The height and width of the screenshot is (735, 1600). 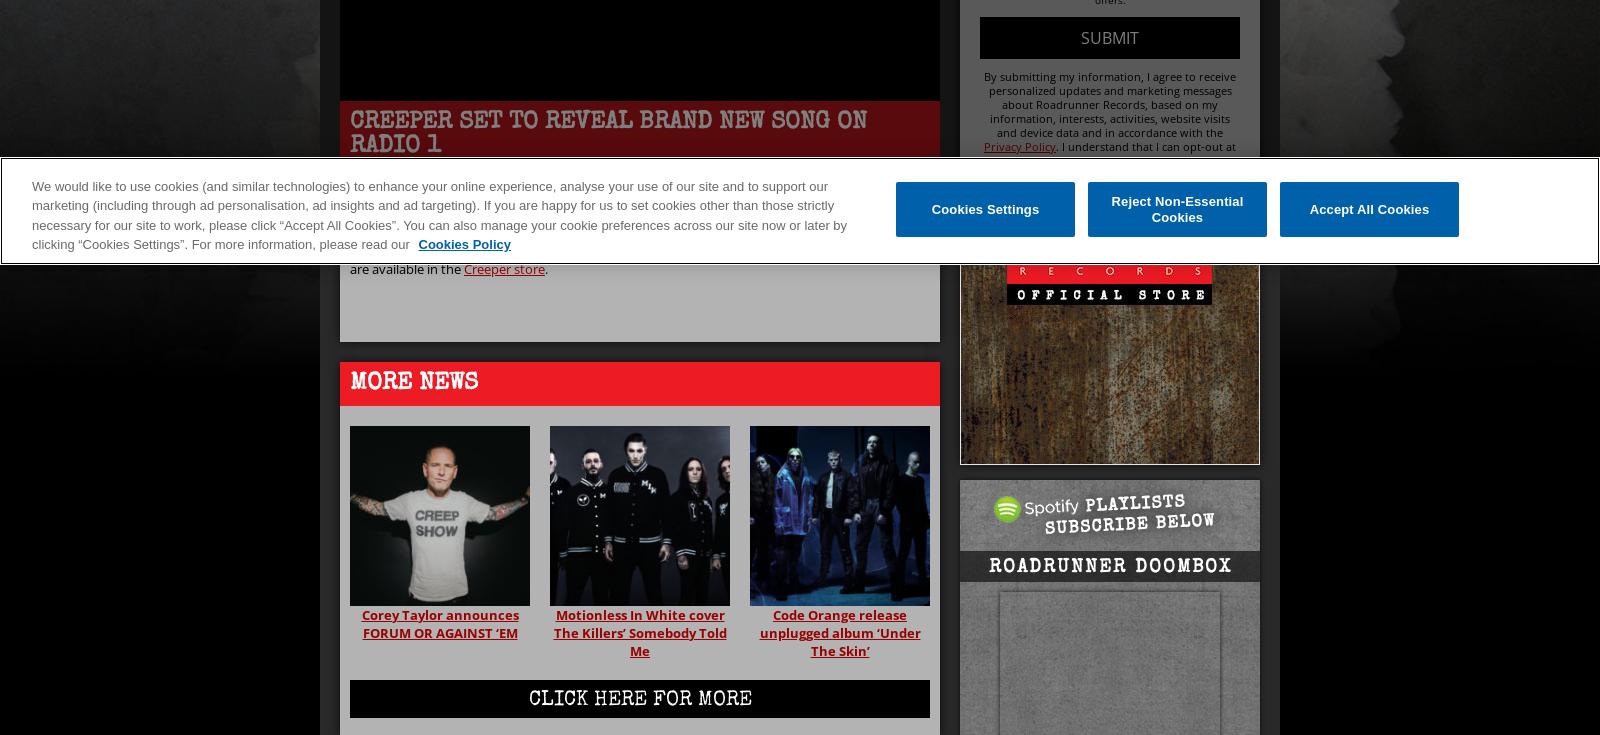 I want to click on 'Creeper set to reveal brand new song on Radio 1', so click(x=608, y=134).